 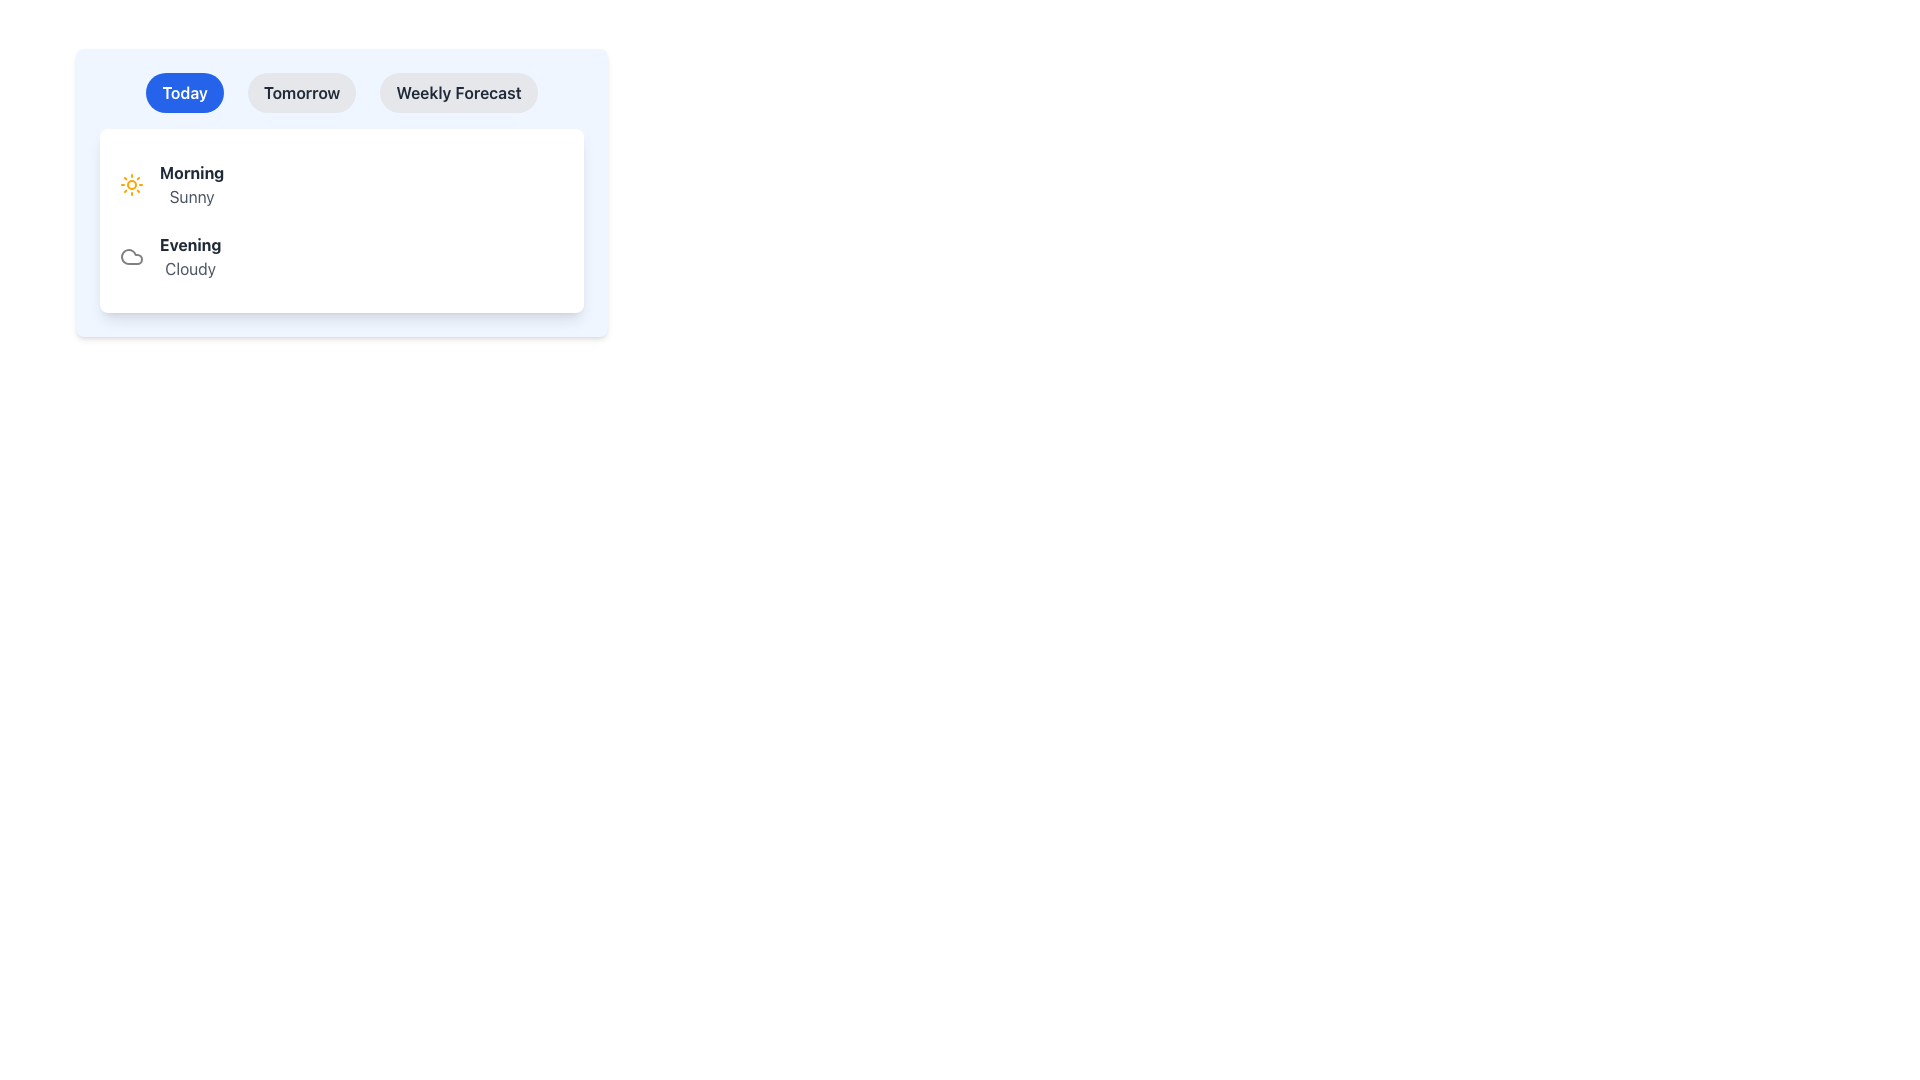 I want to click on the bold, dark gray text label displaying the word 'Morning', which is located in the top left portion of the 'Today' section of the weather forecast card, above the label 'Sunny', so click(x=192, y=172).